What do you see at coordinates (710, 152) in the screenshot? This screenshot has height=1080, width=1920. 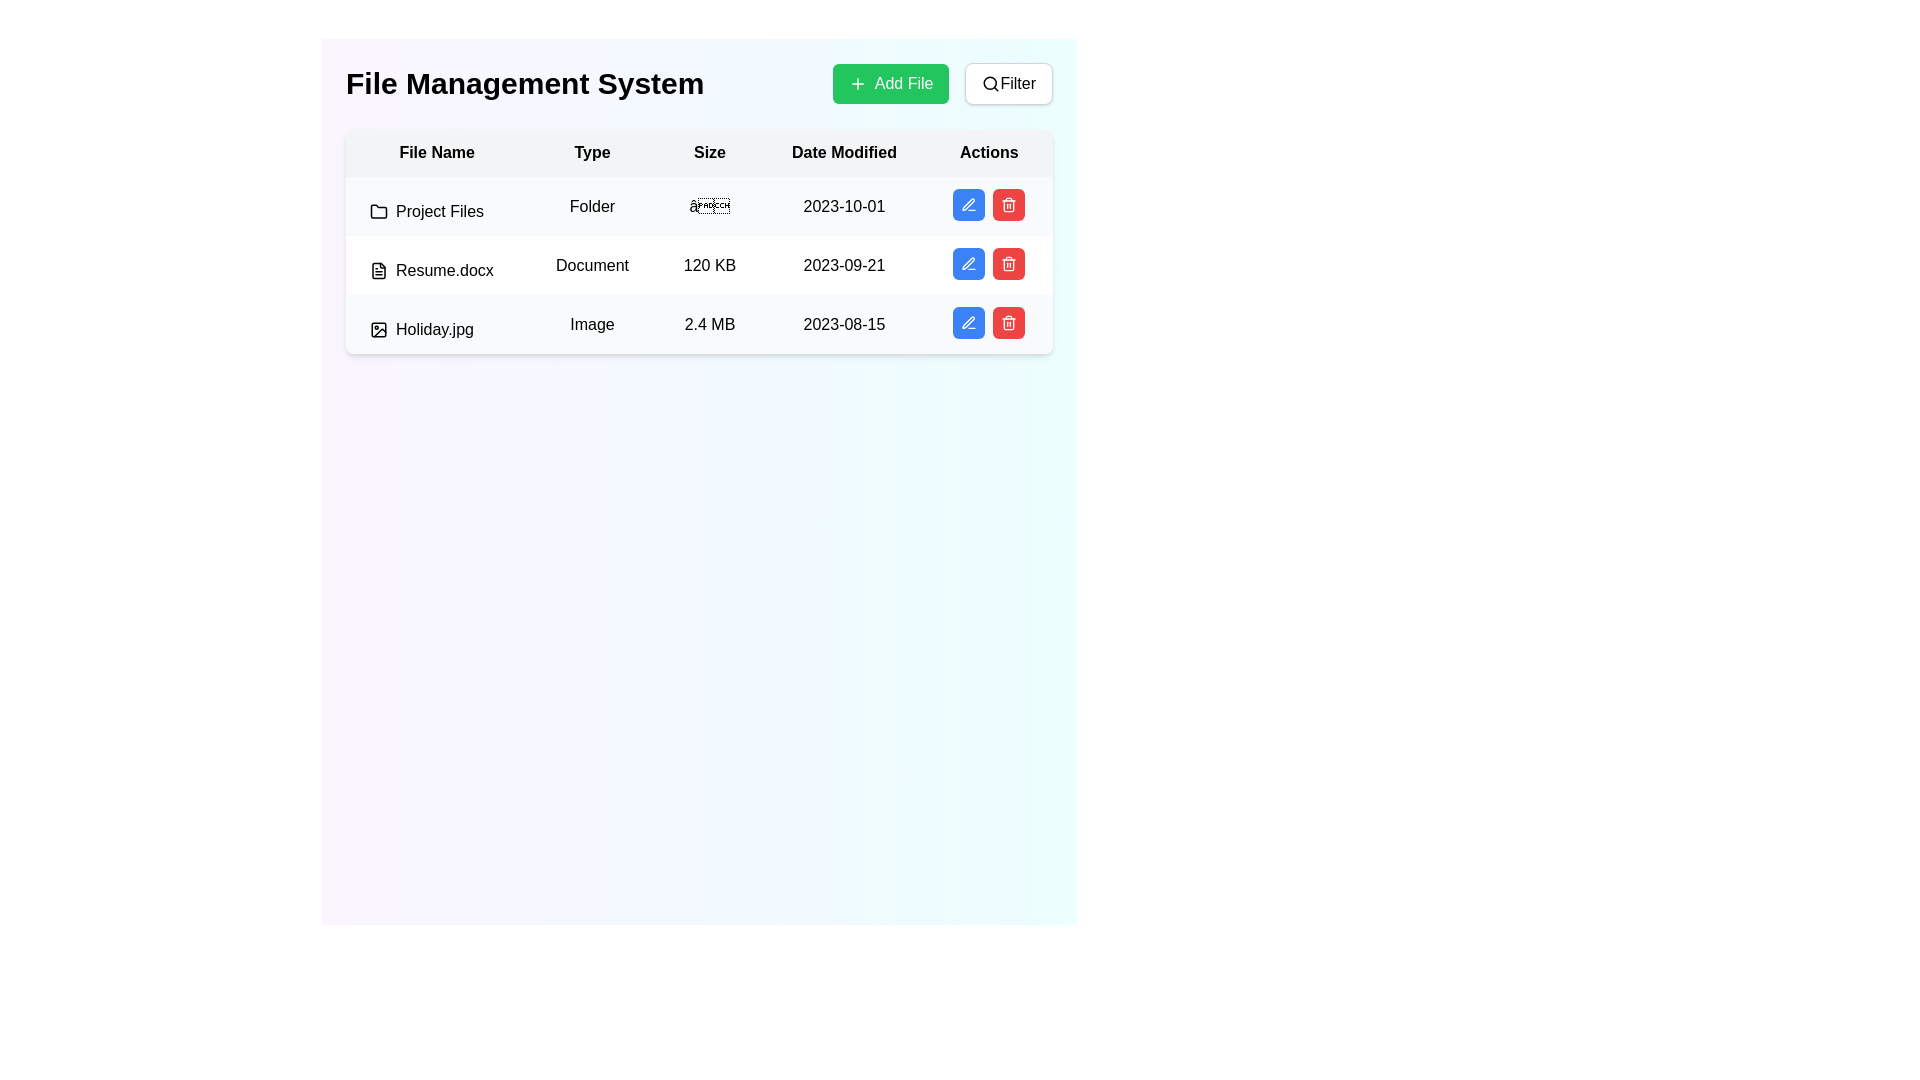 I see `the text label displaying the word 'Size'` at bounding box center [710, 152].